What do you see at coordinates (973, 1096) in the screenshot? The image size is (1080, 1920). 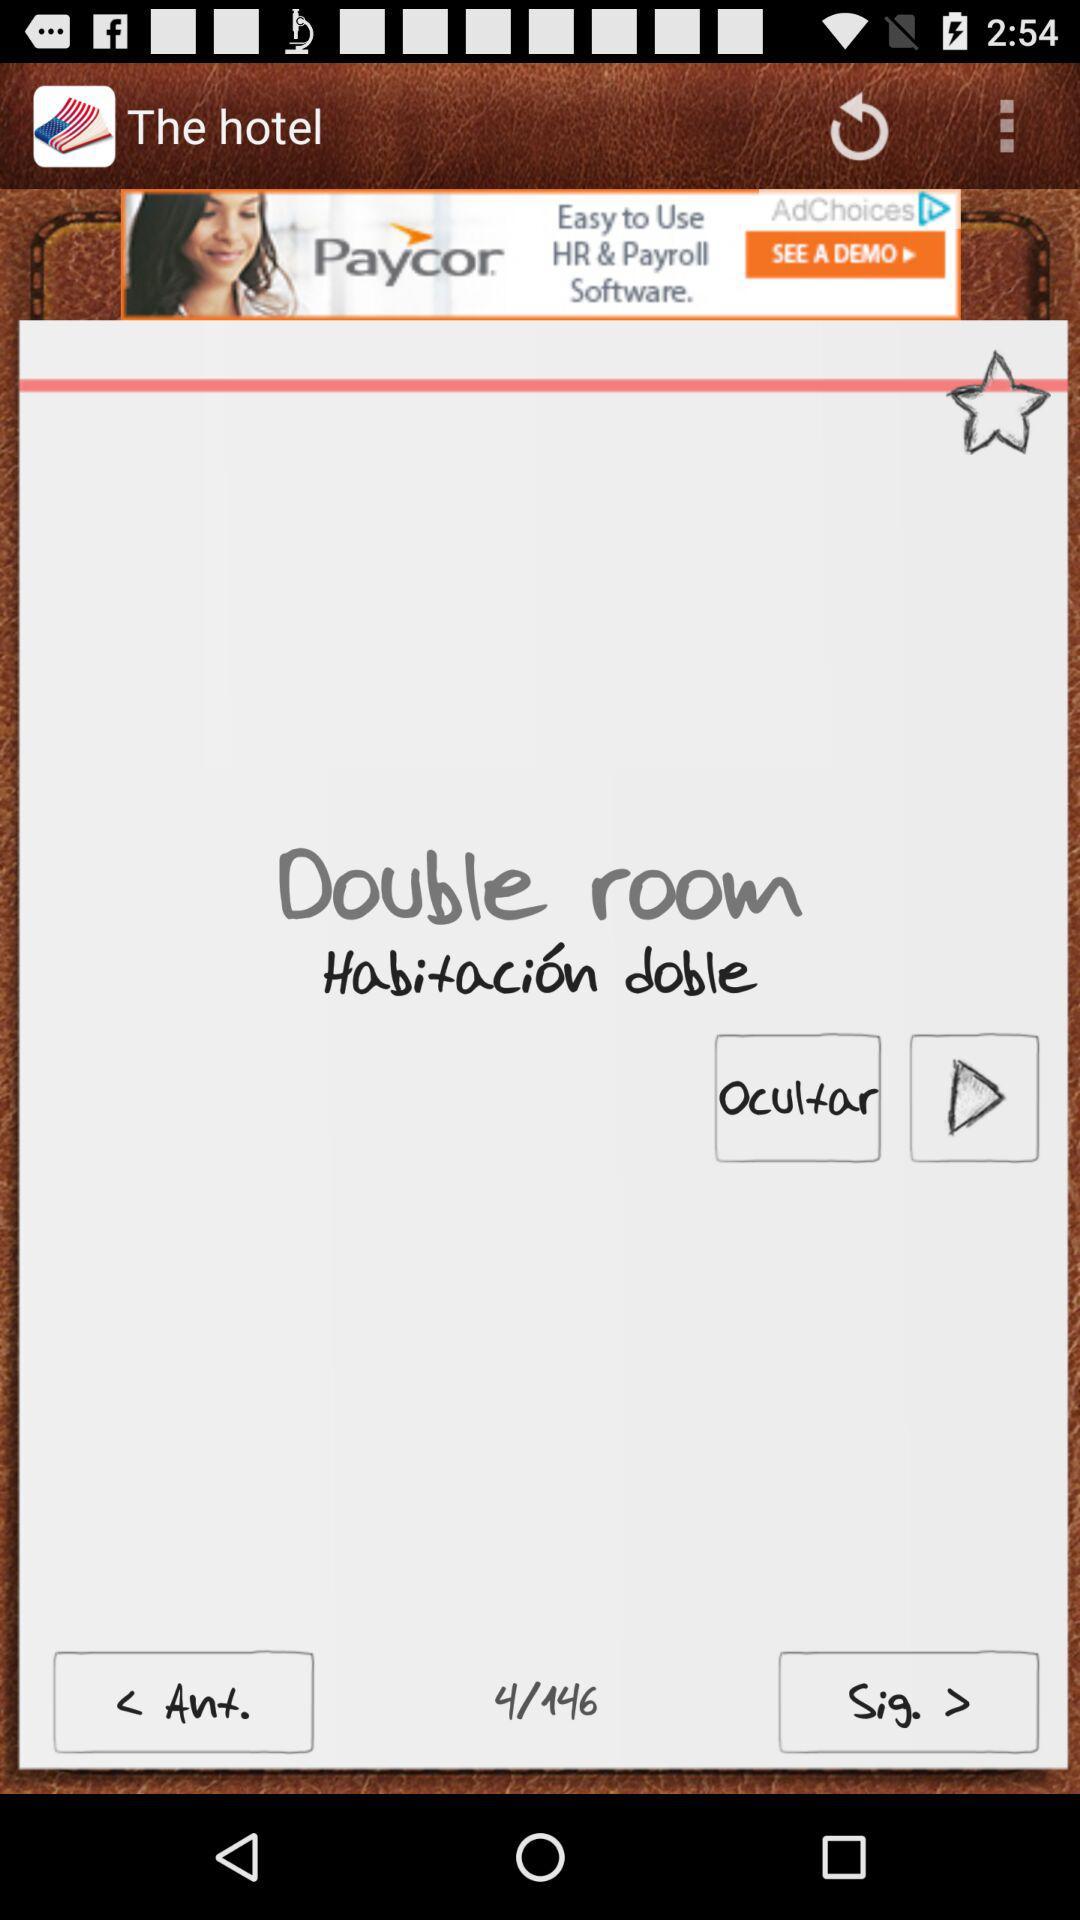 I see `the play button at middle right of the page` at bounding box center [973, 1096].